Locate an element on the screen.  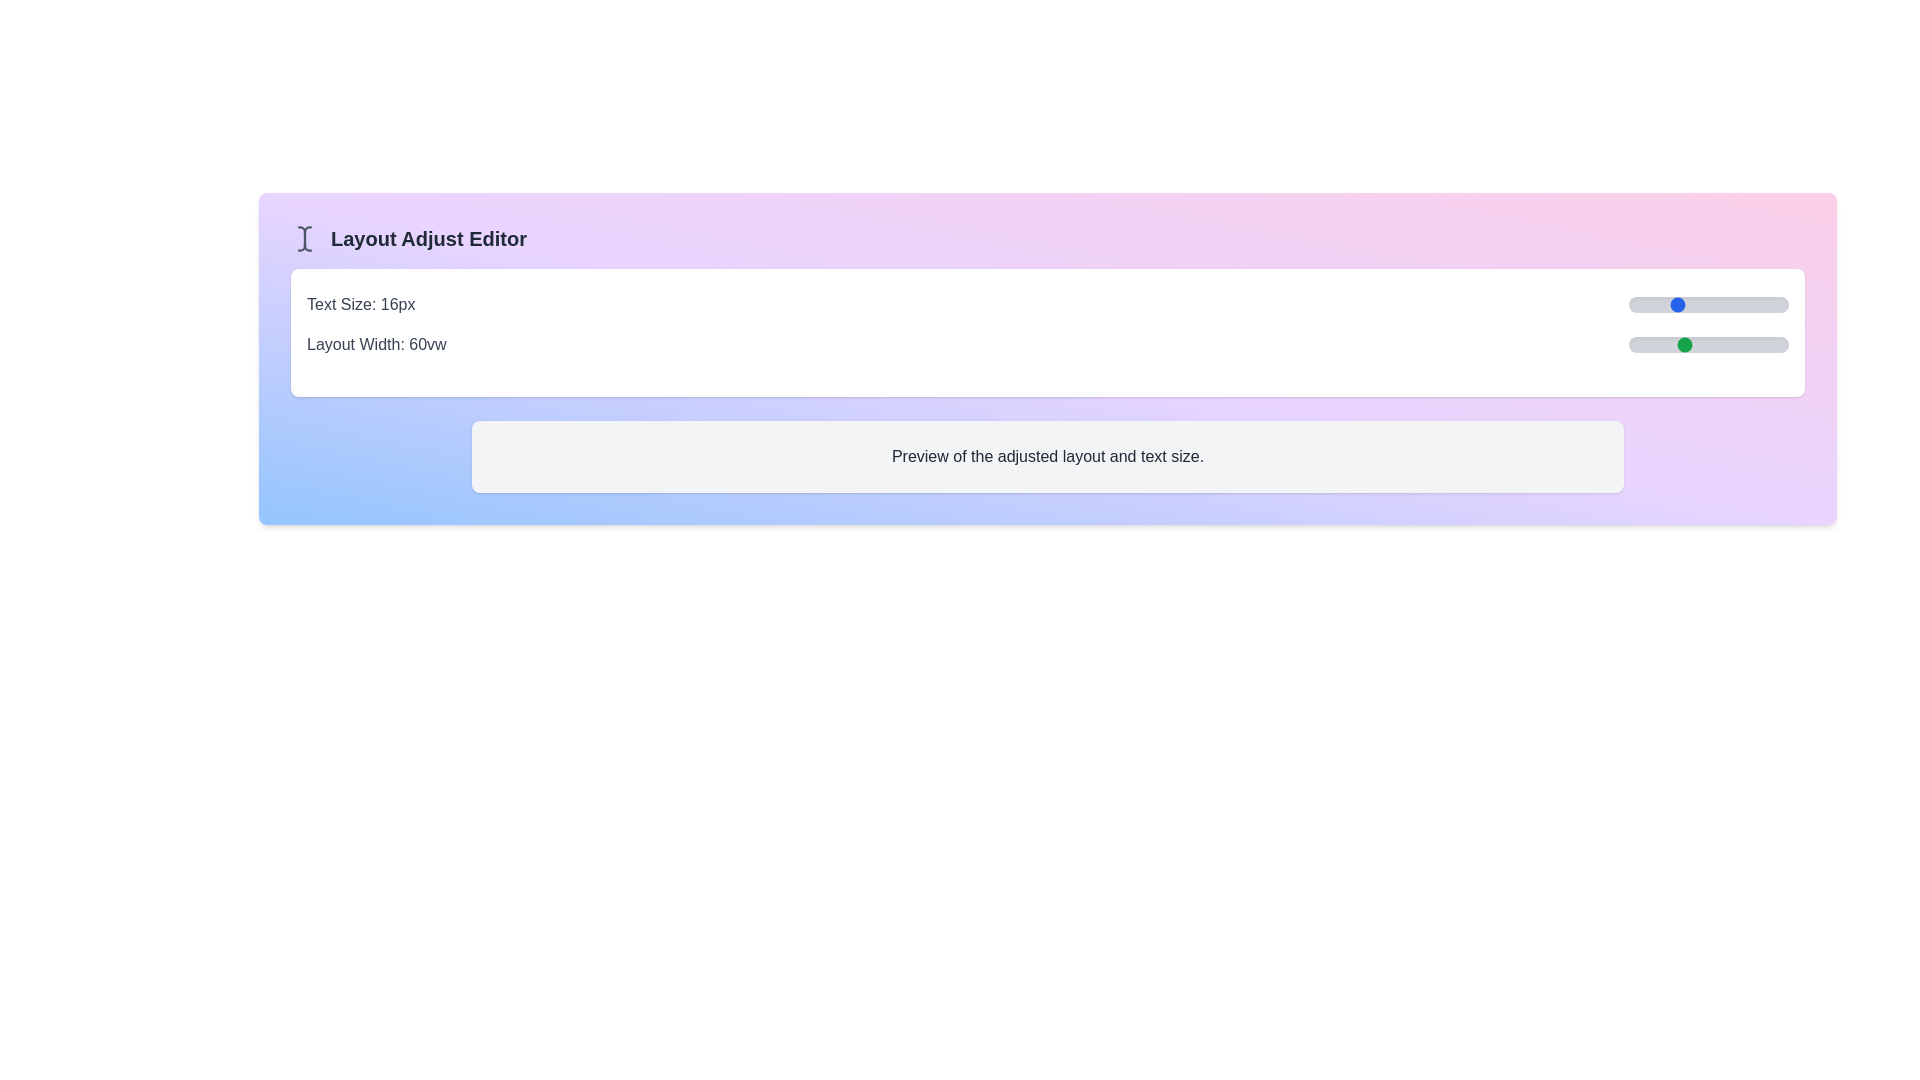
the slider is located at coordinates (1699, 343).